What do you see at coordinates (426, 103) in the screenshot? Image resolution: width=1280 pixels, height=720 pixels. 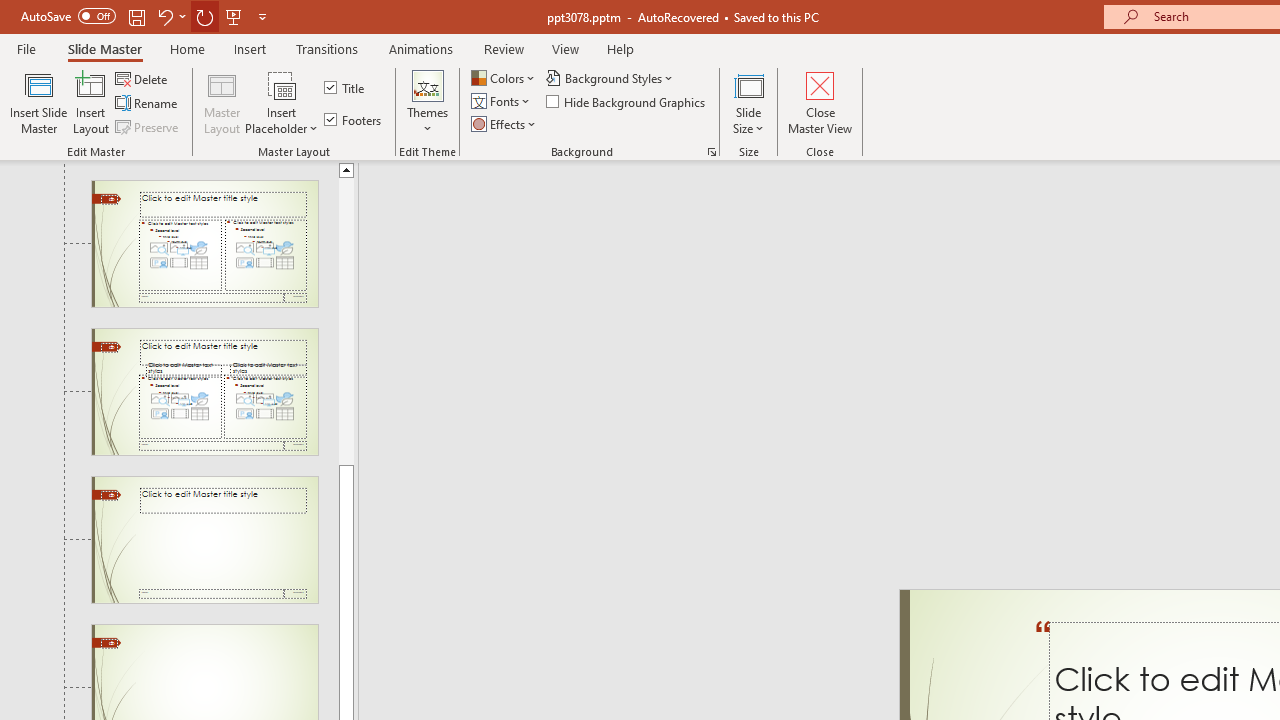 I see `'Themes'` at bounding box center [426, 103].